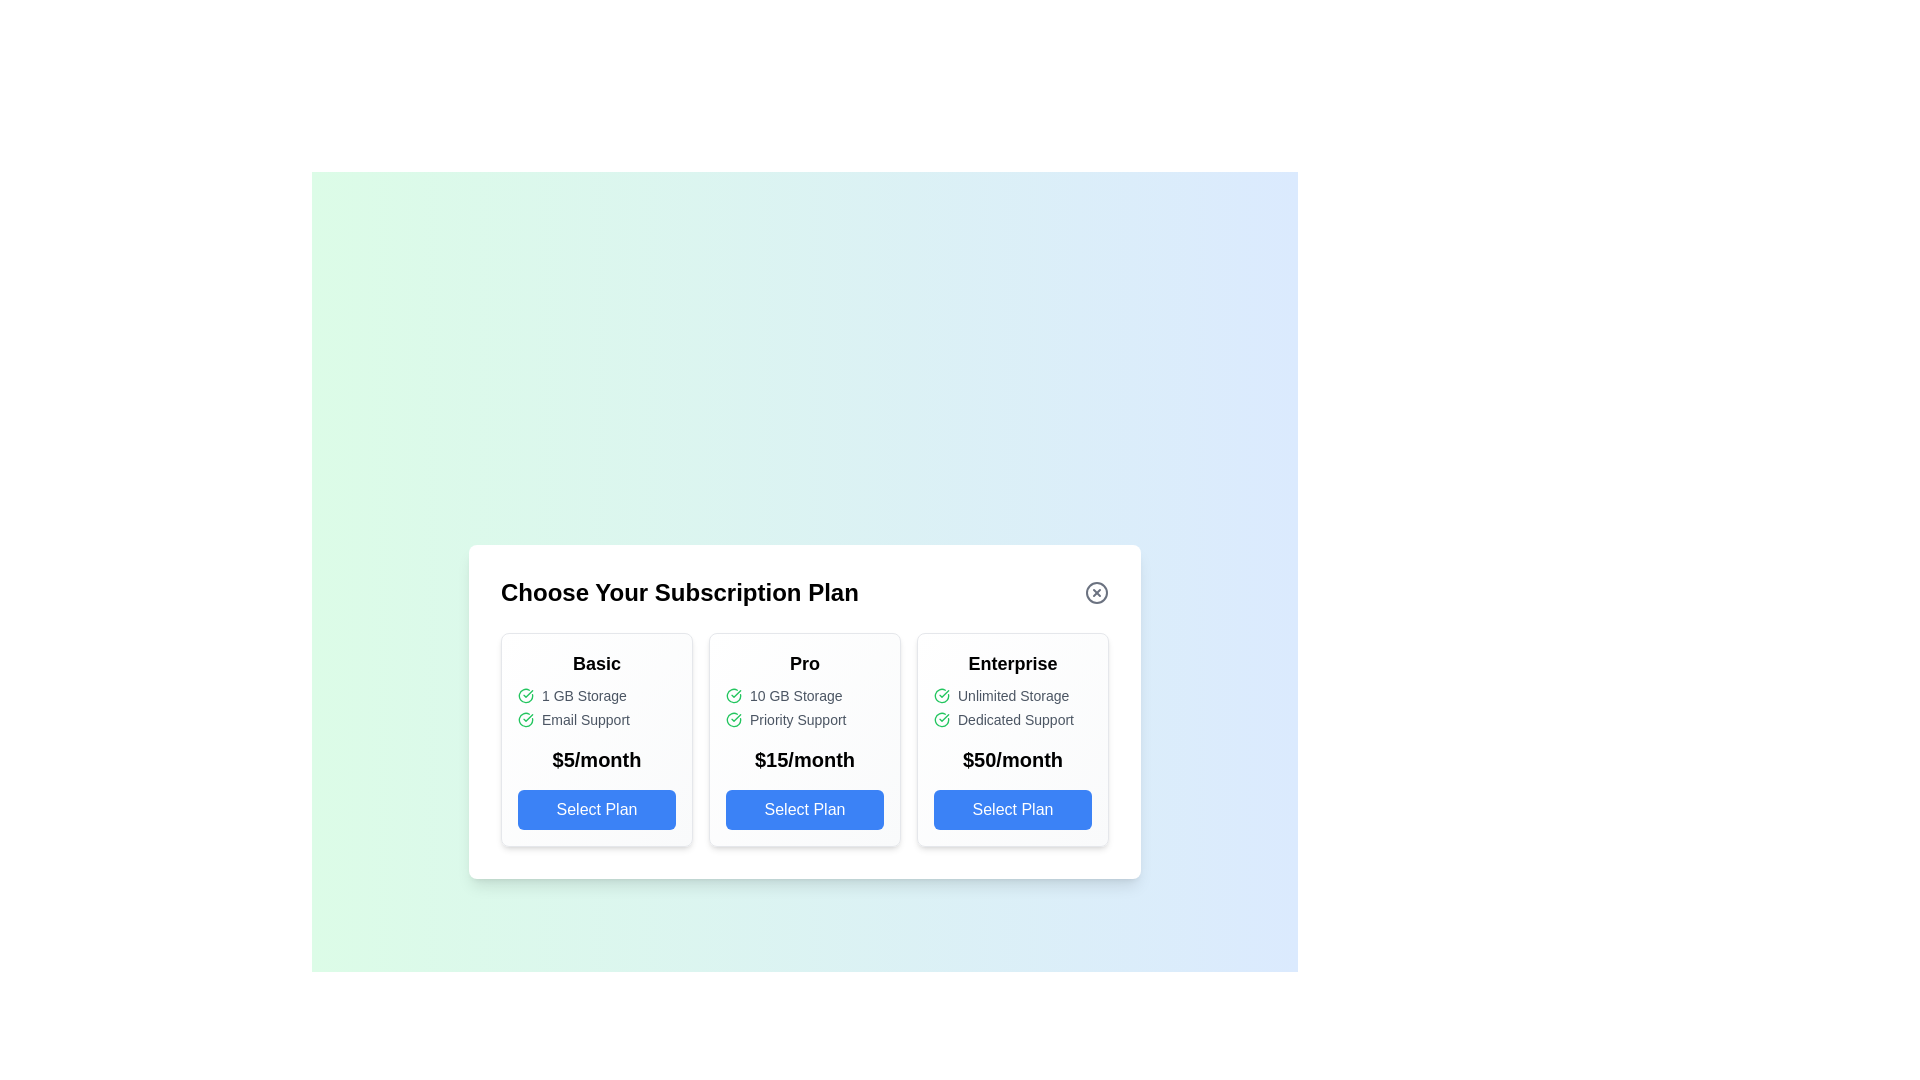  Describe the element at coordinates (595, 810) in the screenshot. I see `the Basic subscription plan by clicking its corresponding 'Select Plan' button` at that location.